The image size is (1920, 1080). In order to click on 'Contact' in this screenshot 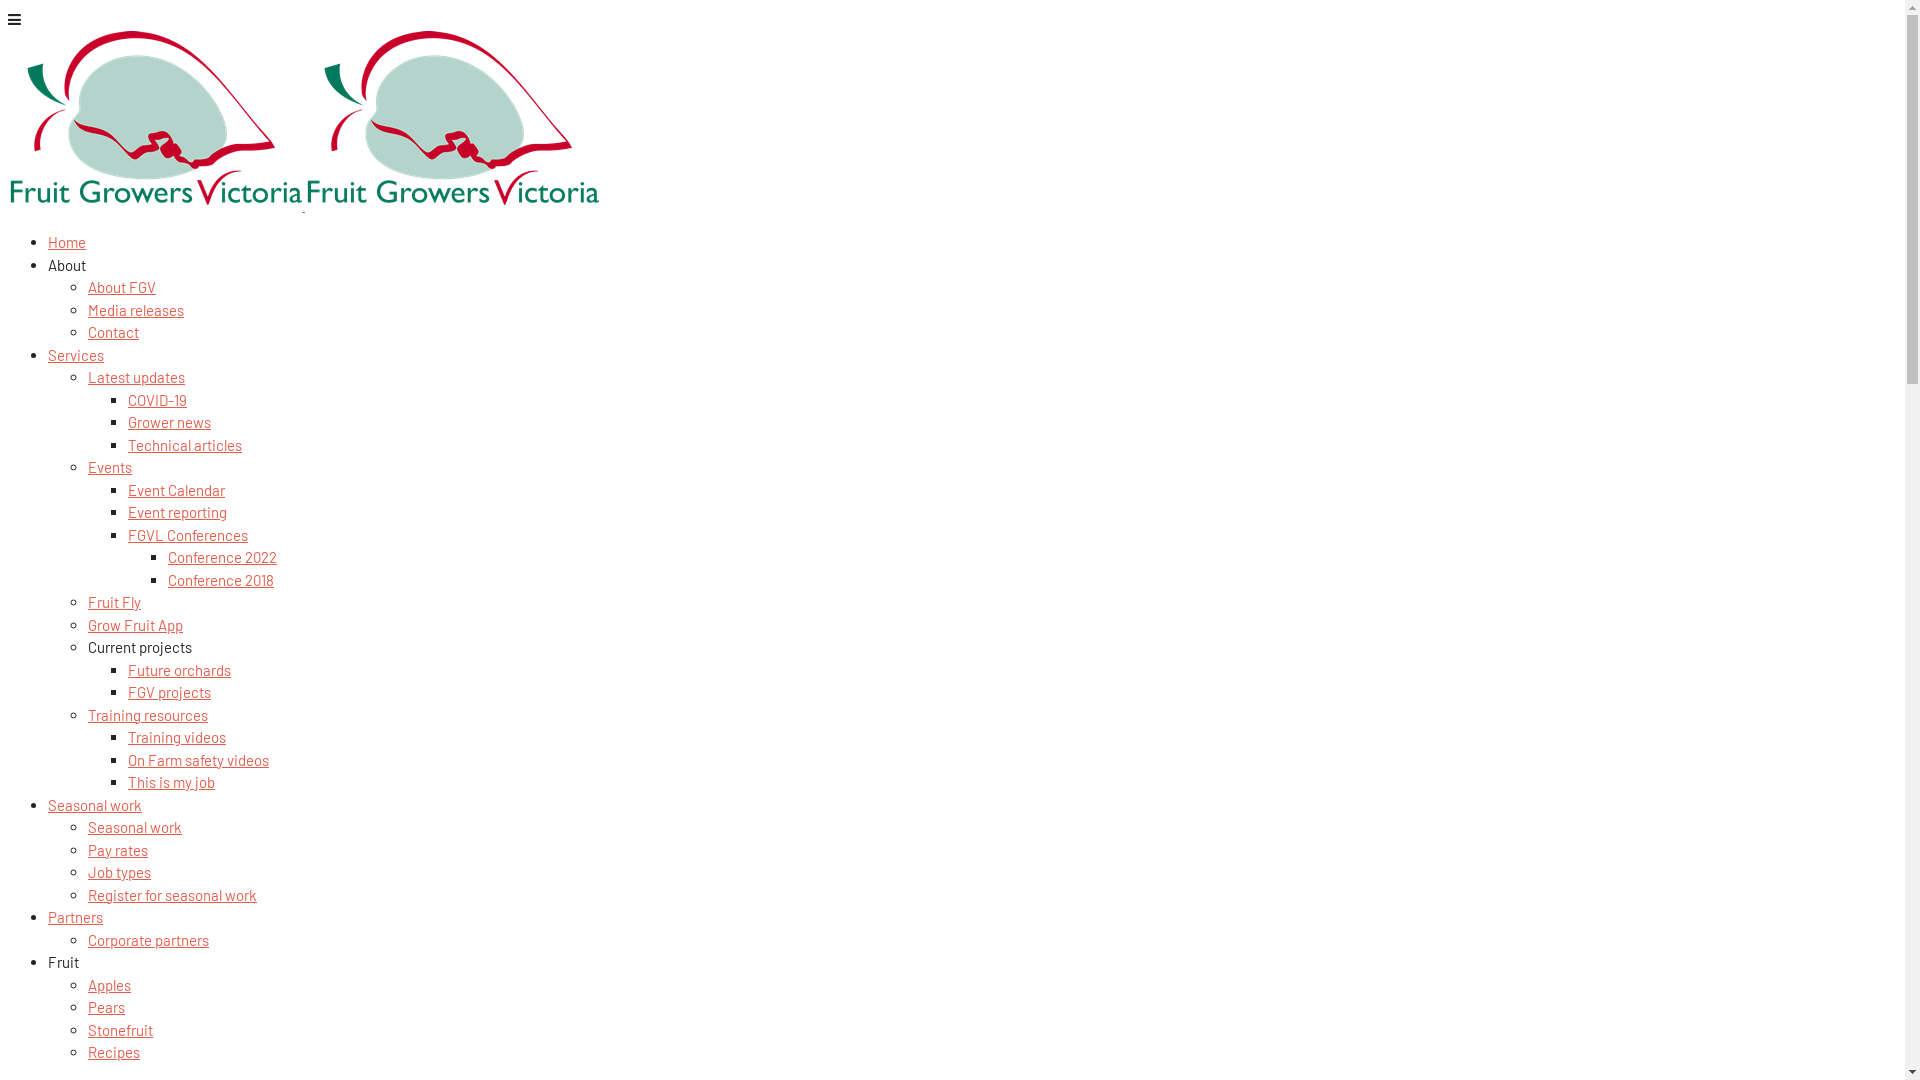, I will do `click(112, 330)`.